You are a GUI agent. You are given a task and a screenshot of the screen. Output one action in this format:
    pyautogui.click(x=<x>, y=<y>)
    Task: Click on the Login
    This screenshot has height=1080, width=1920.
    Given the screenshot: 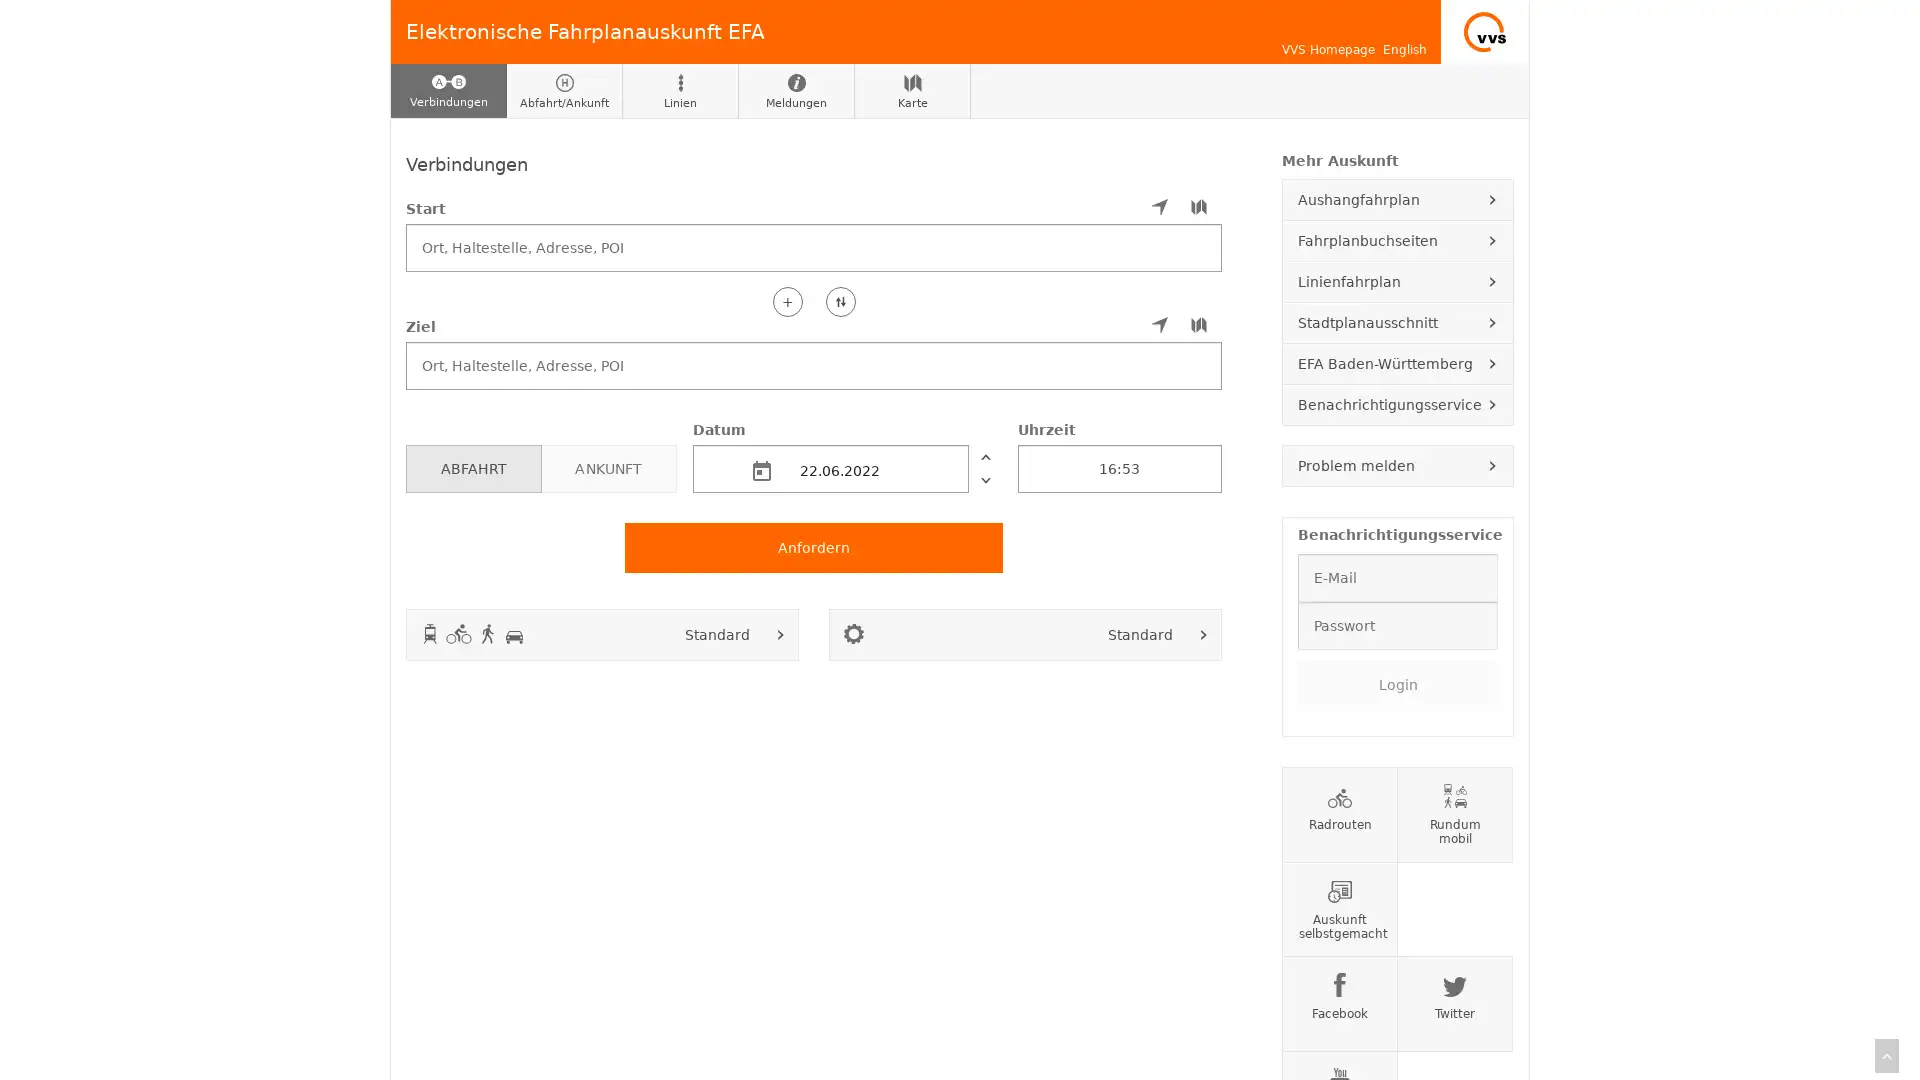 What is the action you would take?
    pyautogui.click(x=1396, y=682)
    